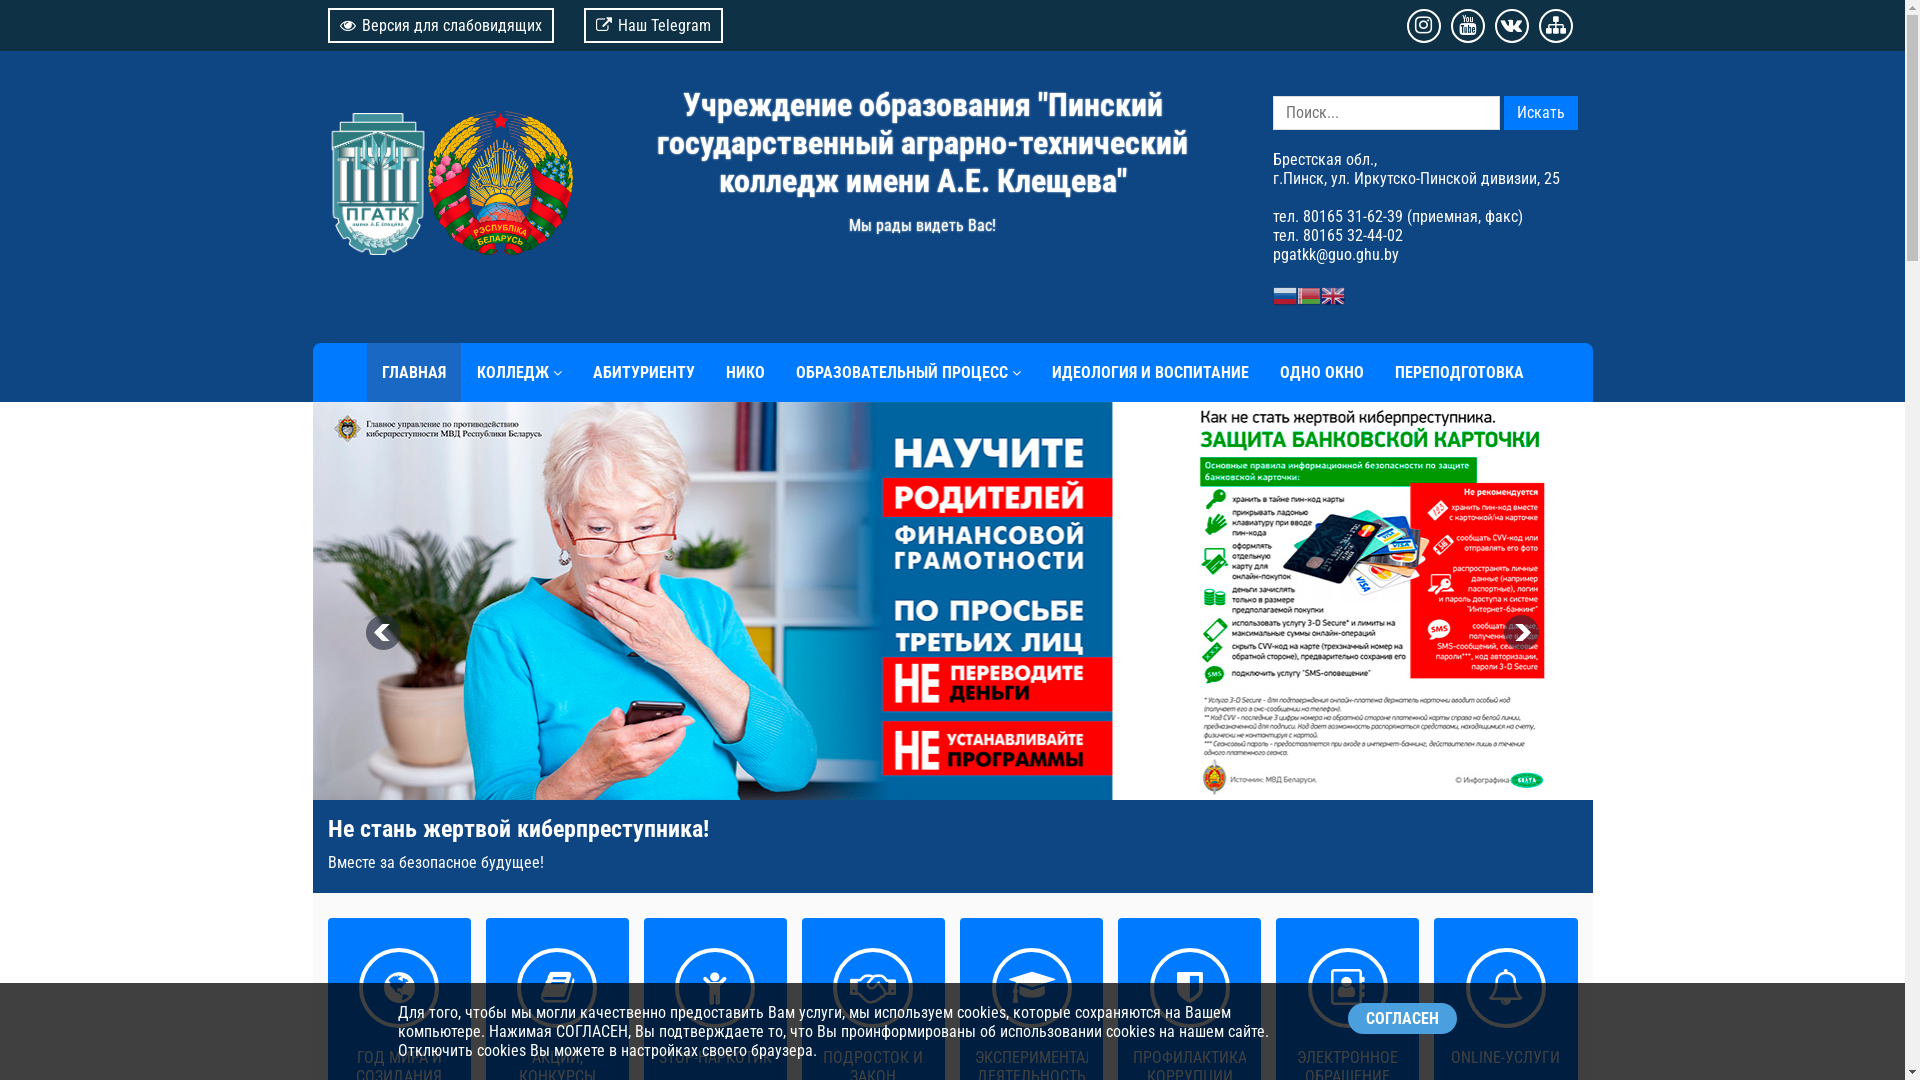  Describe the element at coordinates (1271, 253) in the screenshot. I see `'pgatkk@guo.ghu.by'` at that location.